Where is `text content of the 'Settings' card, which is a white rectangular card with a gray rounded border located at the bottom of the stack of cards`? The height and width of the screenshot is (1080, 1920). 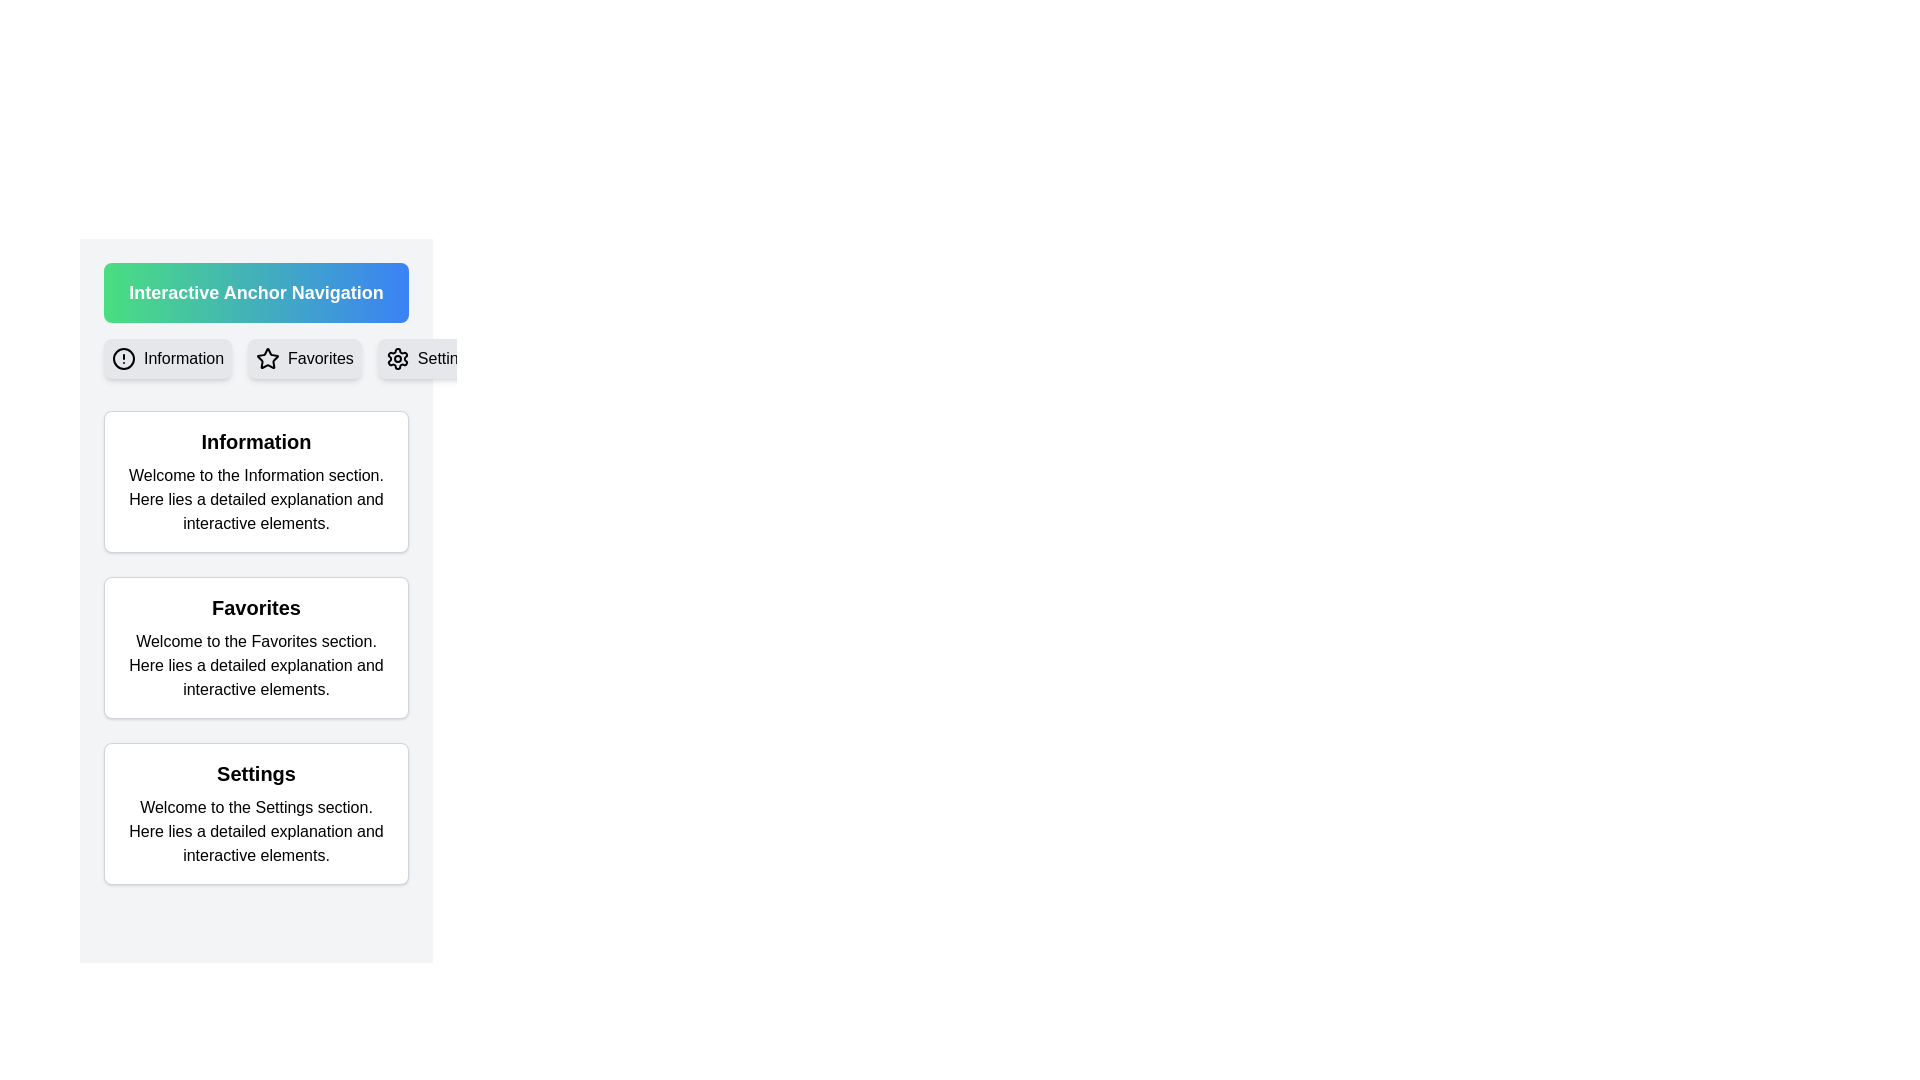
text content of the 'Settings' card, which is a white rectangular card with a gray rounded border located at the bottom of the stack of cards is located at coordinates (255, 813).